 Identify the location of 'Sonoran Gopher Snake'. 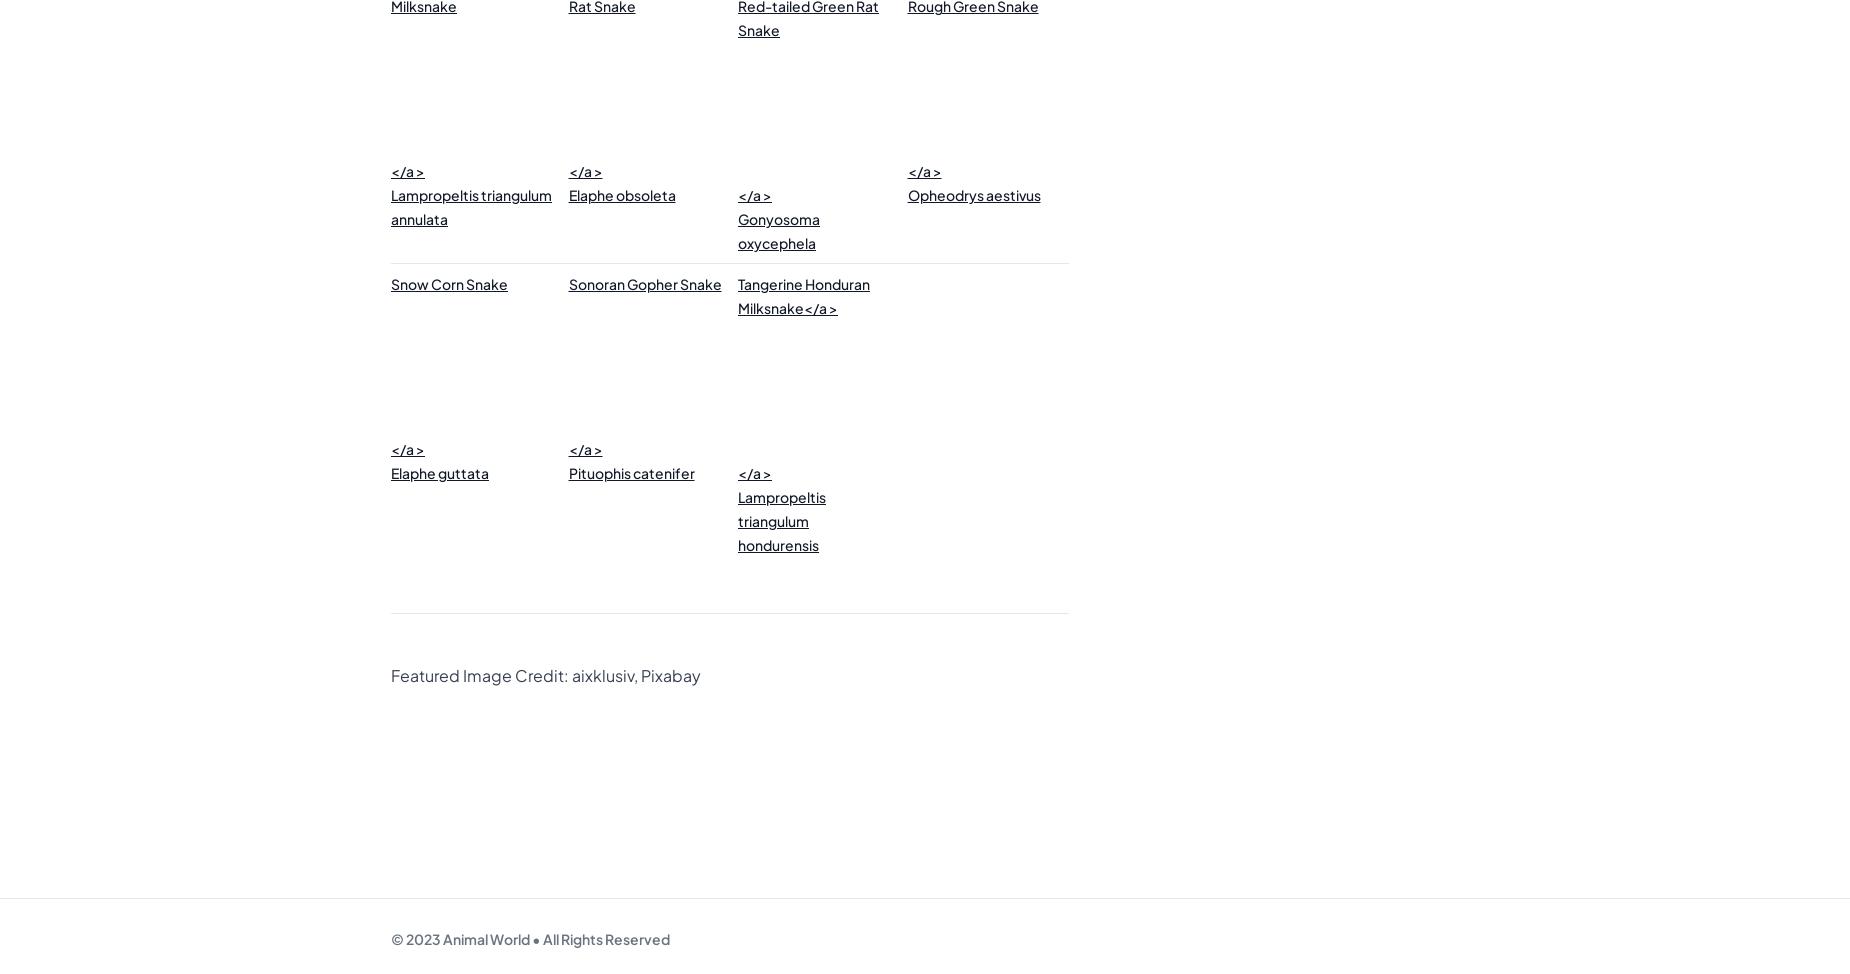
(644, 283).